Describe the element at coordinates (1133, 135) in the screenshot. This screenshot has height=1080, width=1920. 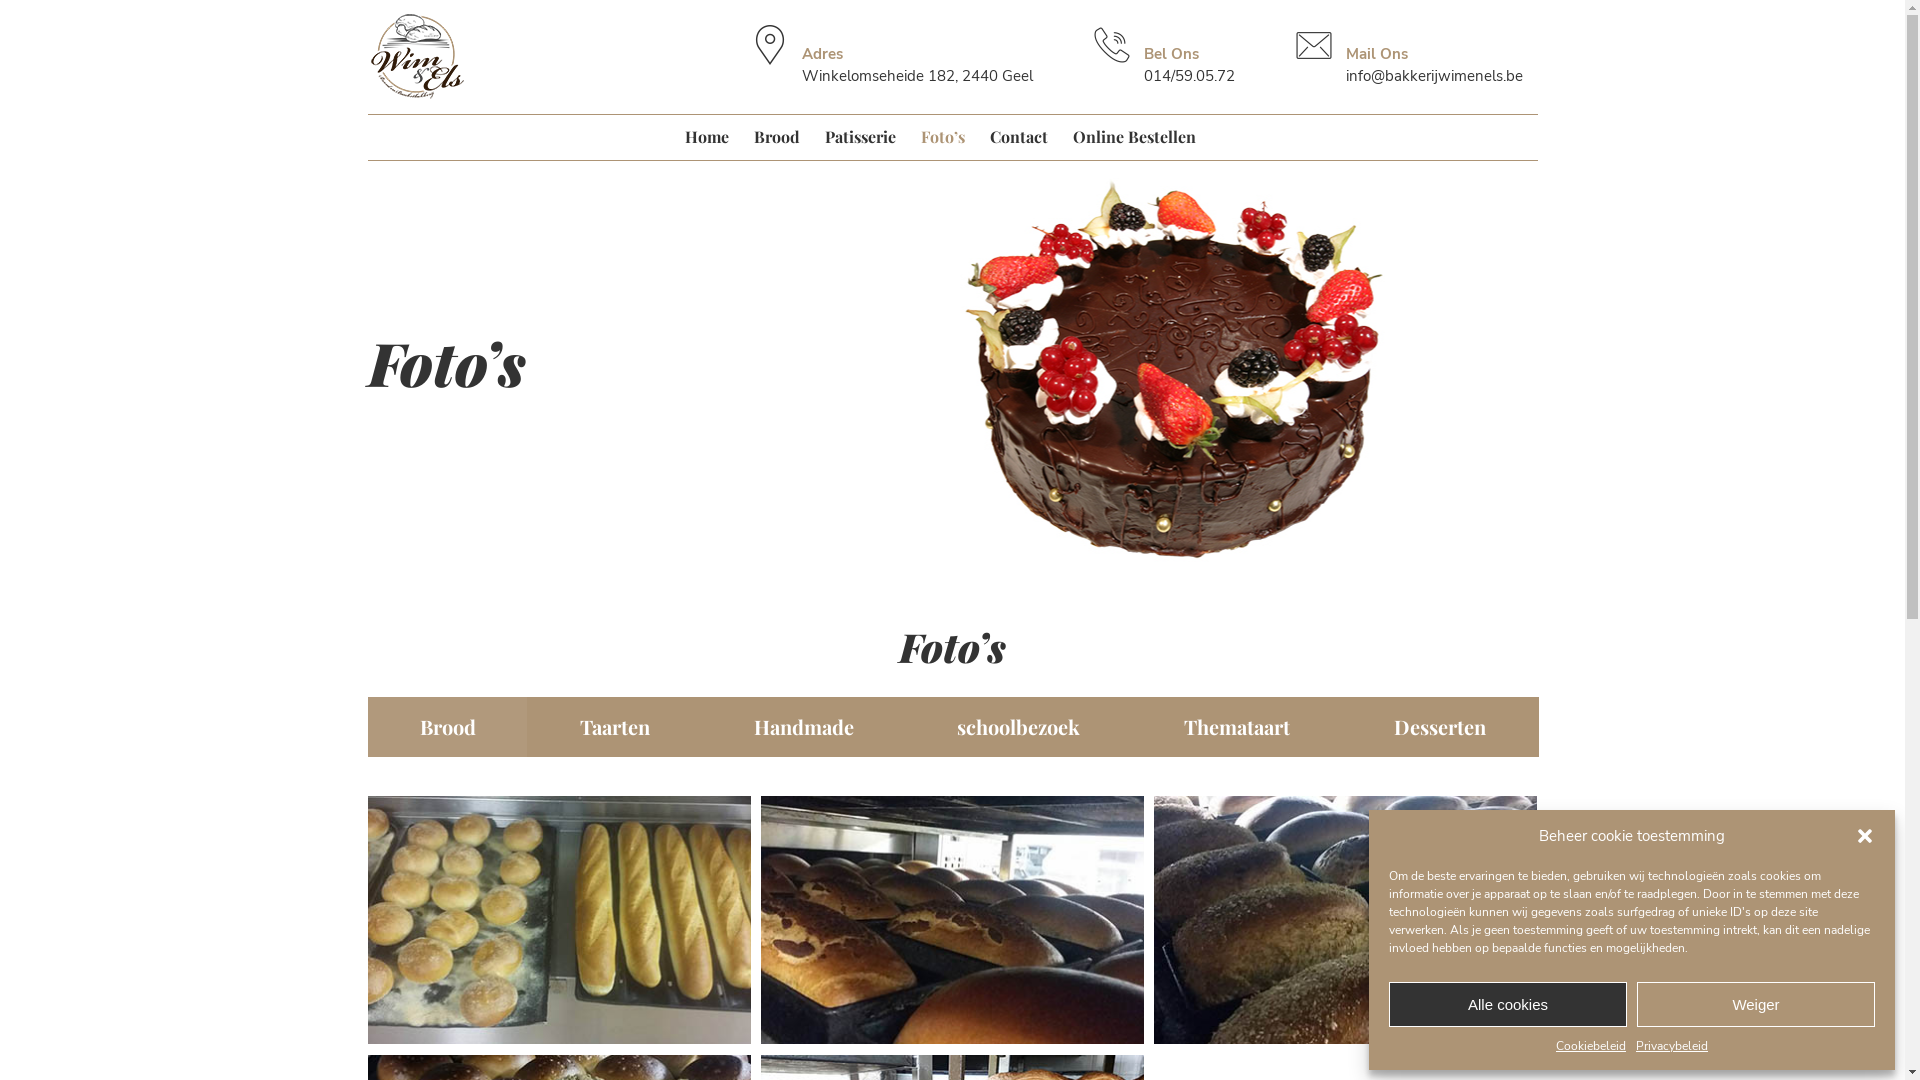
I see `'Online Bestellen'` at that location.